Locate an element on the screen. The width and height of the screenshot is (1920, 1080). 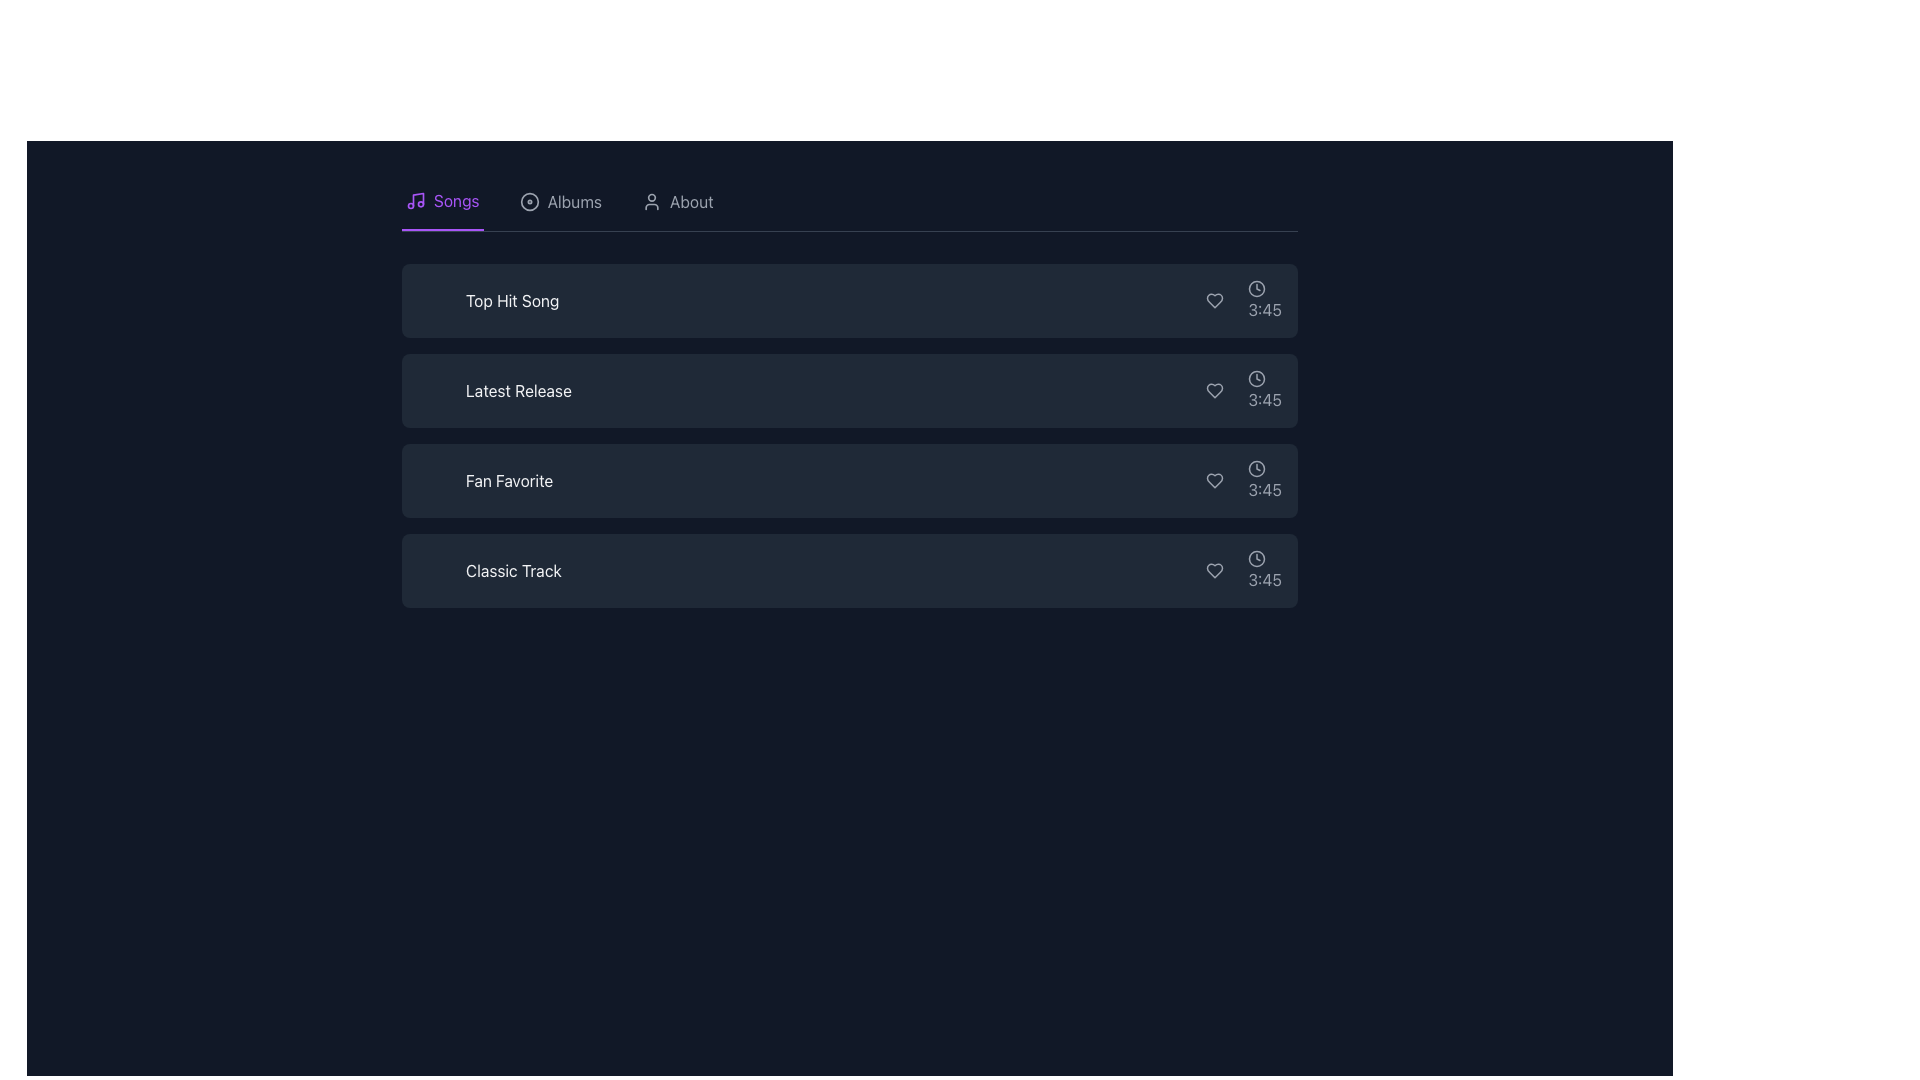
the third instance of the time duration display, which reads '3:45' and is accompanied by a clock icon on the left, positioned to the far right in a horizontal list row is located at coordinates (1264, 481).